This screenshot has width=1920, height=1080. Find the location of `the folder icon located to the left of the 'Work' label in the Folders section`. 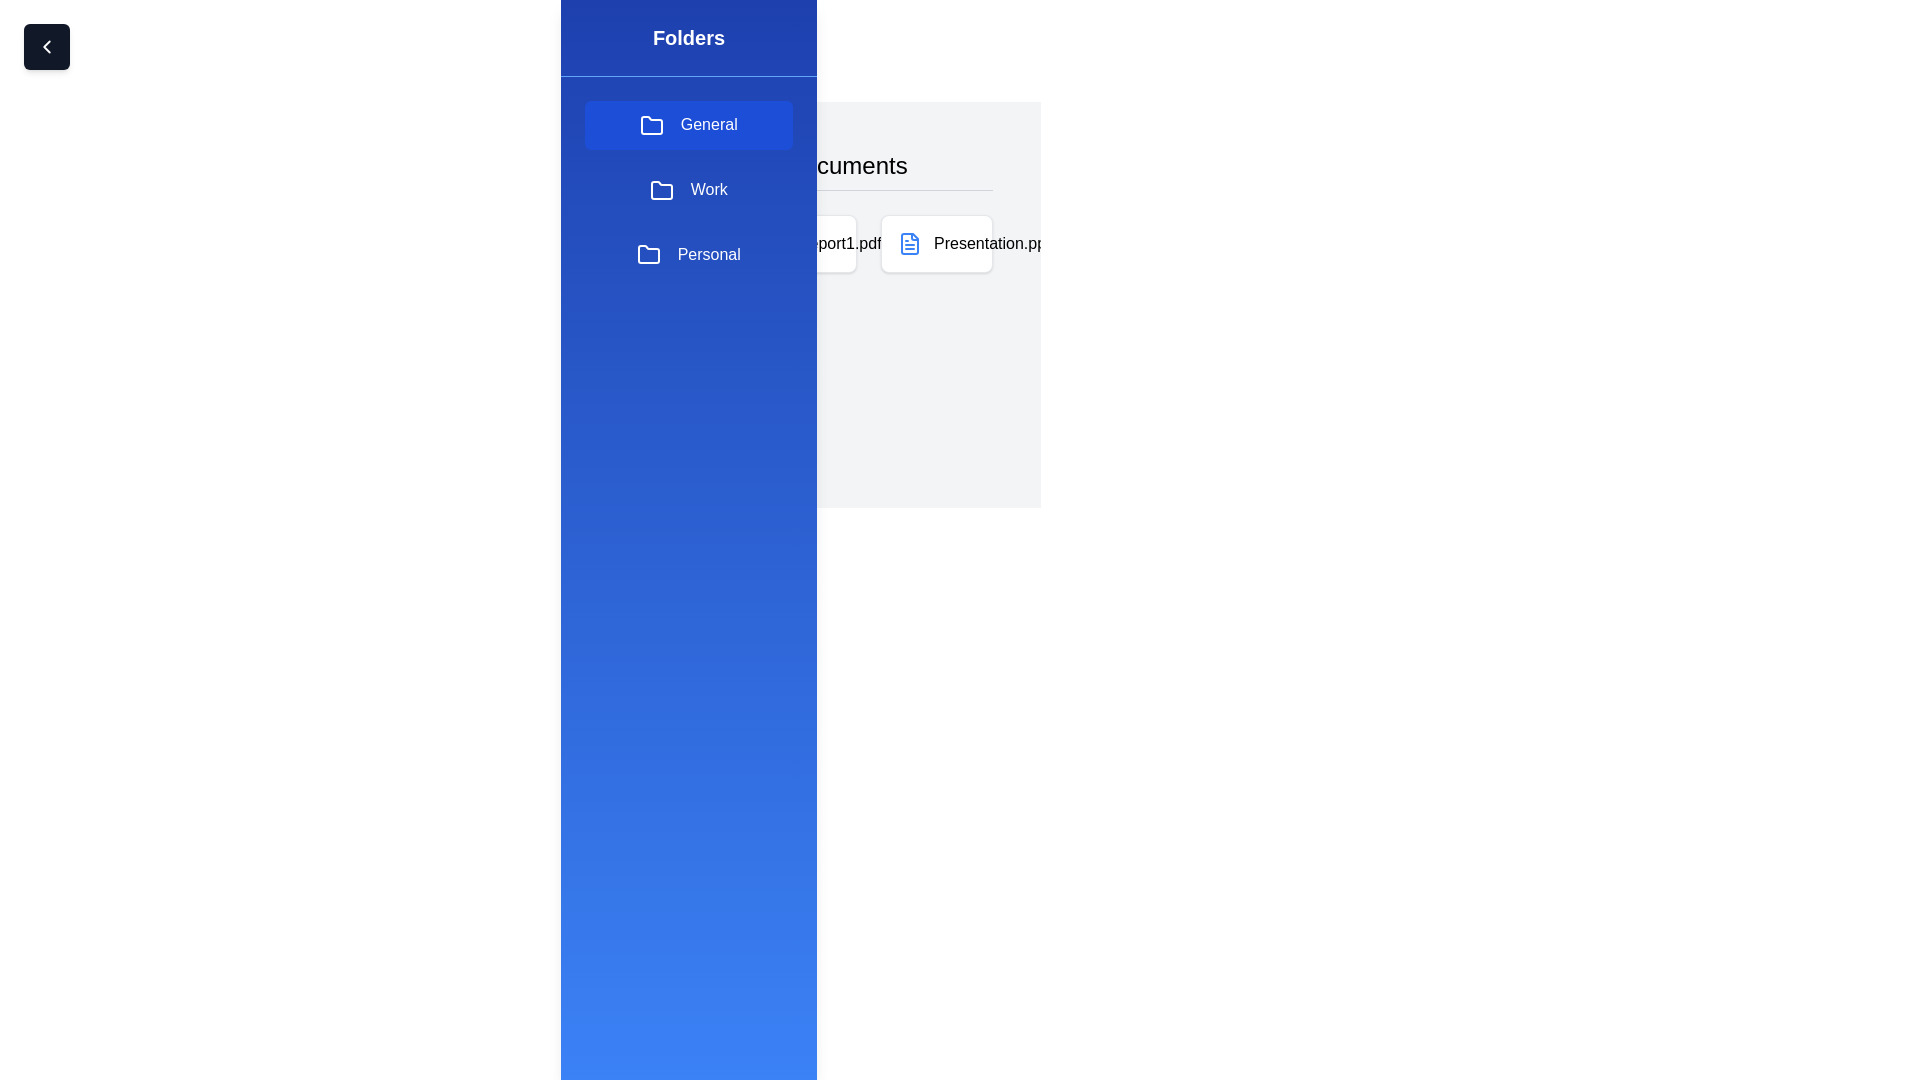

the folder icon located to the left of the 'Work' label in the Folders section is located at coordinates (662, 190).